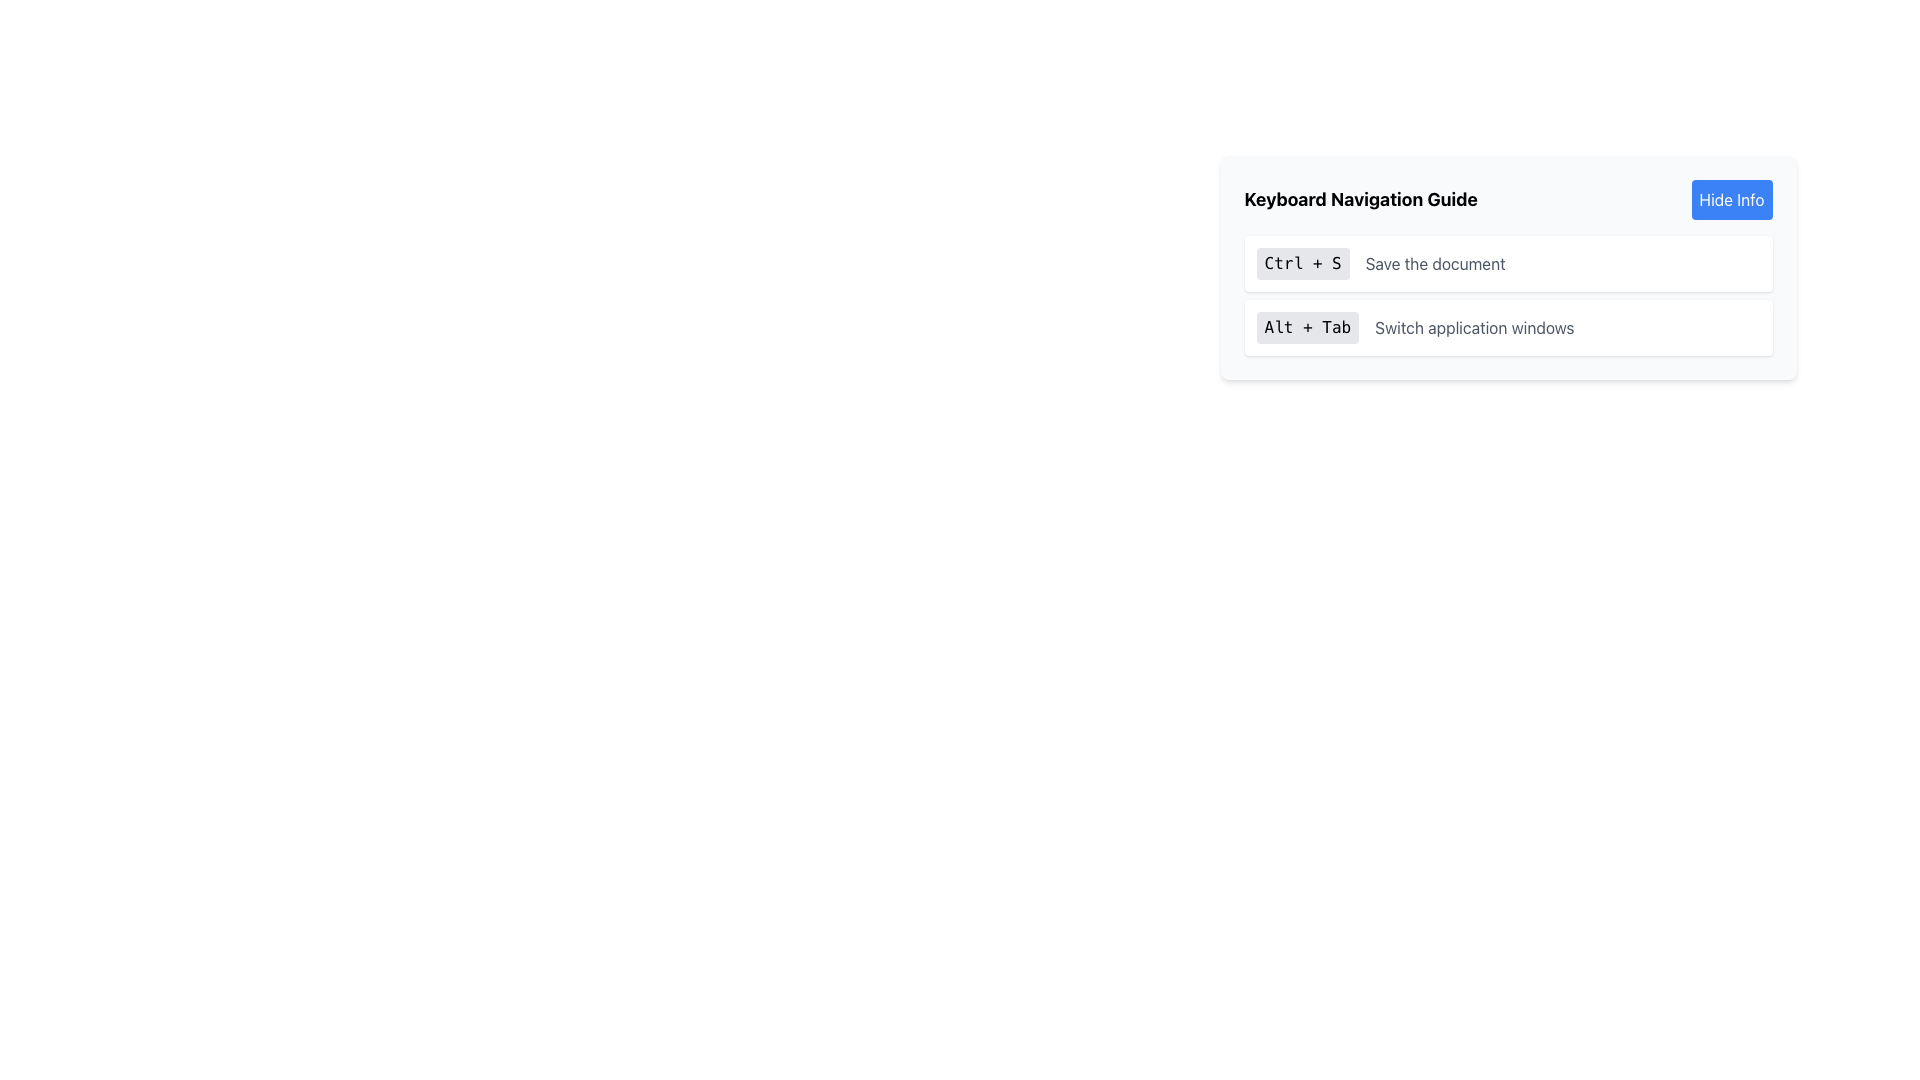 This screenshot has height=1080, width=1920. I want to click on the Informational panel that displays keyboard shortcuts for user reference, located below the title 'Keyboard Navigation Guide' and adjacent to the 'Hide Info' button, so click(1508, 266).